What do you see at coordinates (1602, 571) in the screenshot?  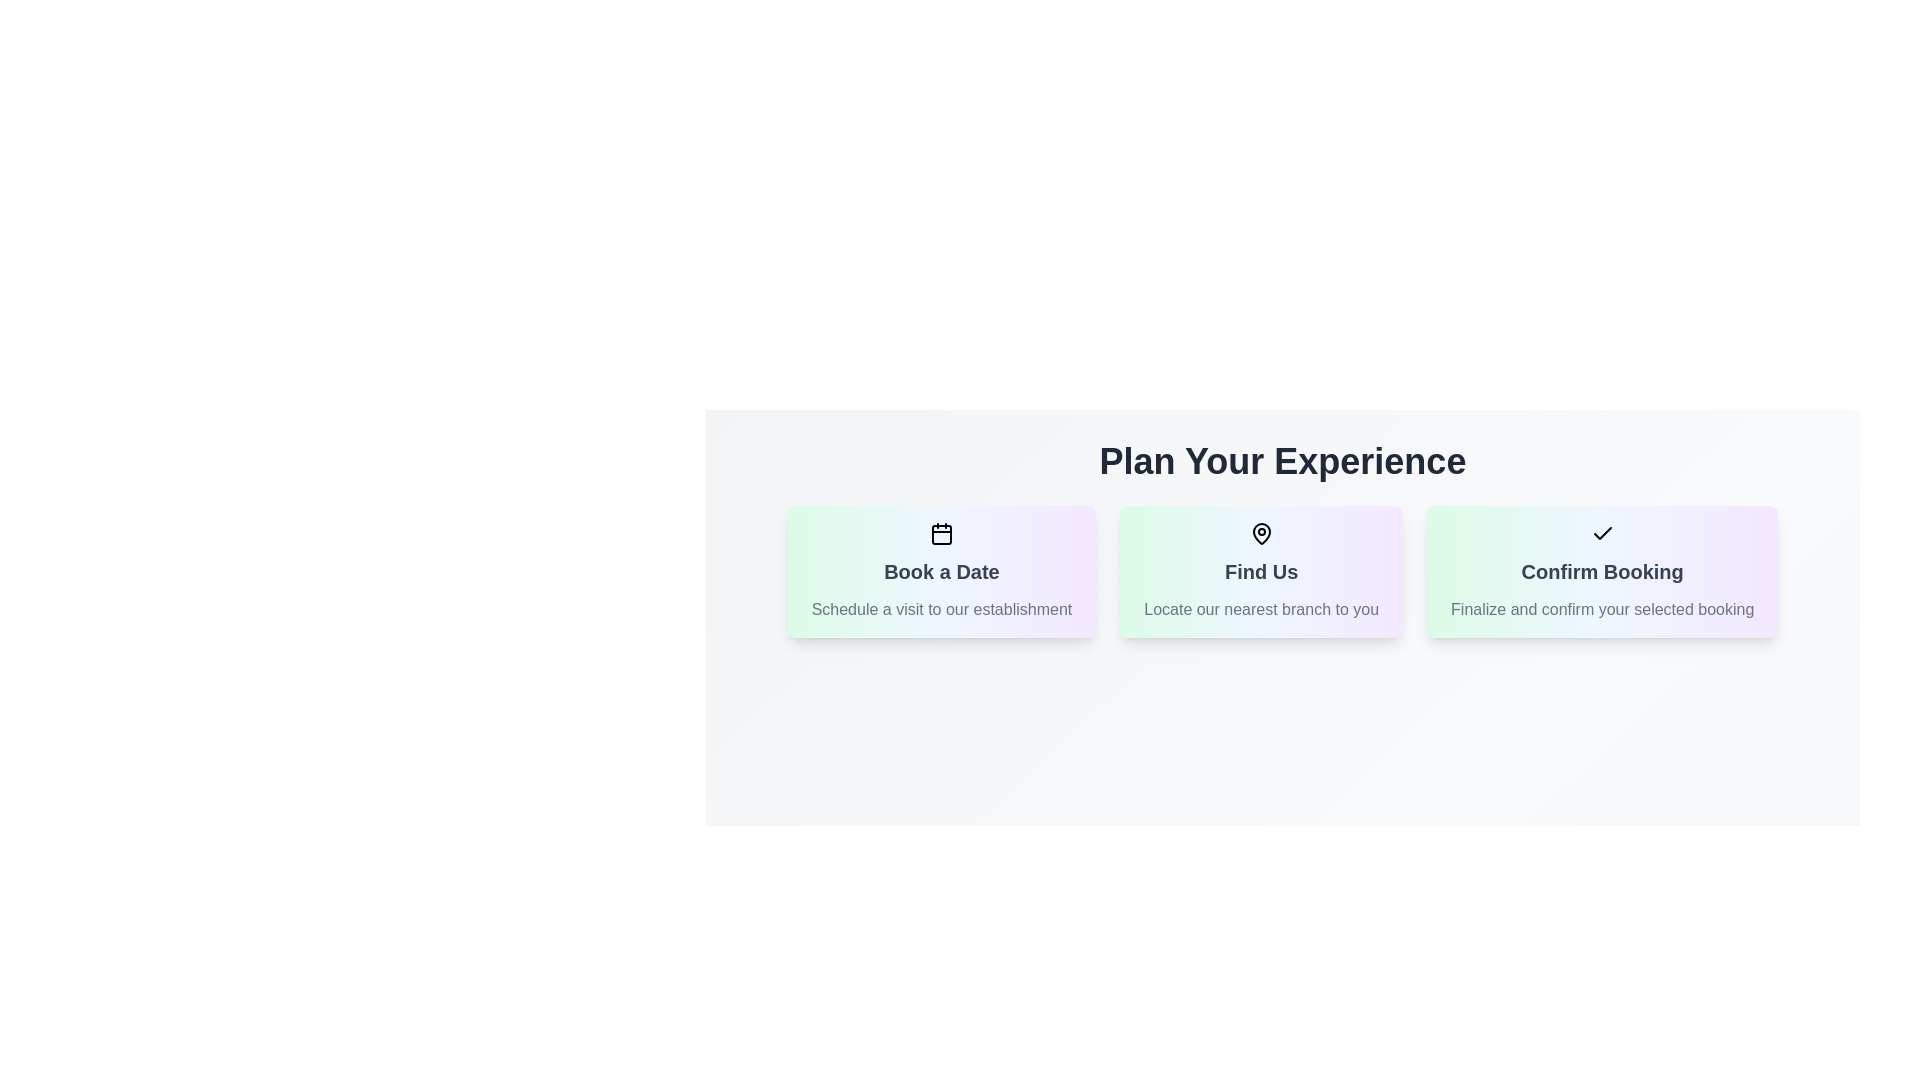 I see `text label that confirms a booking, located in the rightmost card below the header 'Plan Your Experience', positioned centrally above the description text 'Finalize and confirm your selected booking'` at bounding box center [1602, 571].